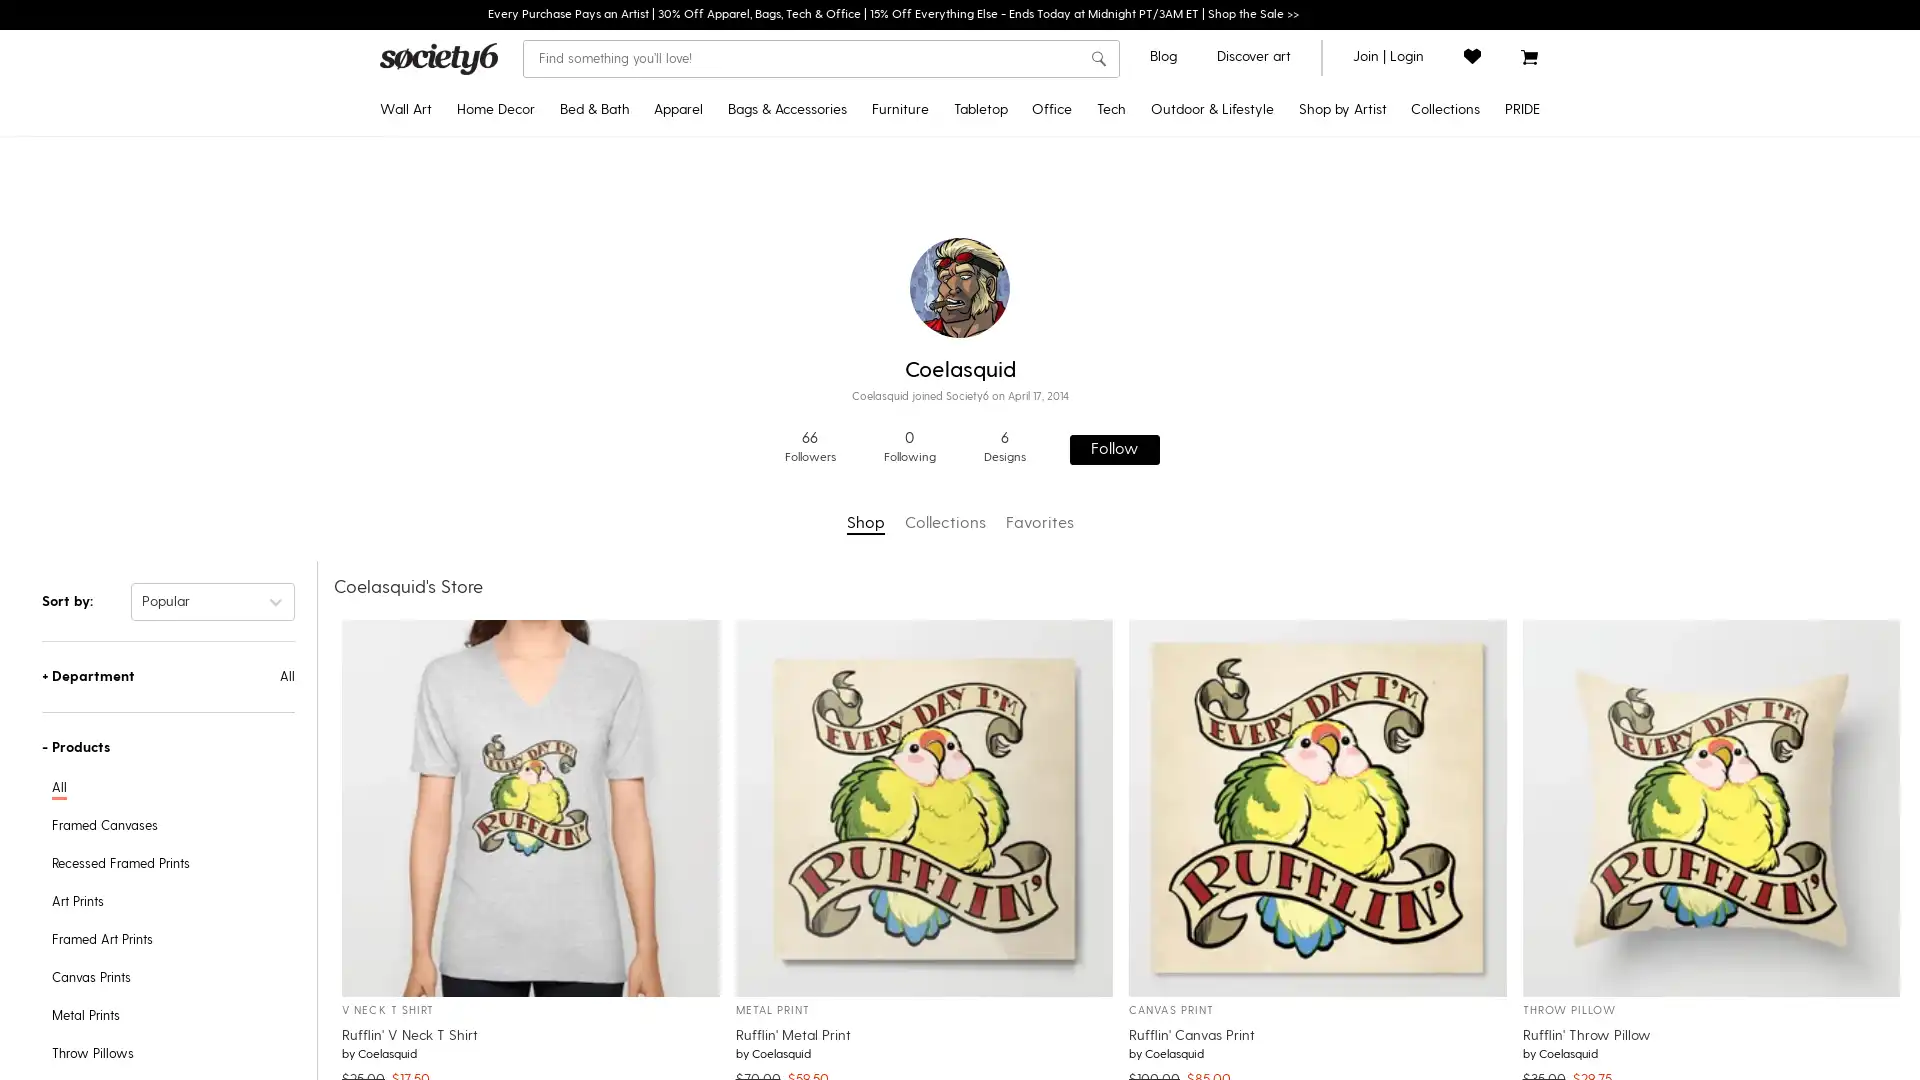 The width and height of the screenshot is (1920, 1080). What do you see at coordinates (533, 416) in the screenshot?
I see `Rugs` at bounding box center [533, 416].